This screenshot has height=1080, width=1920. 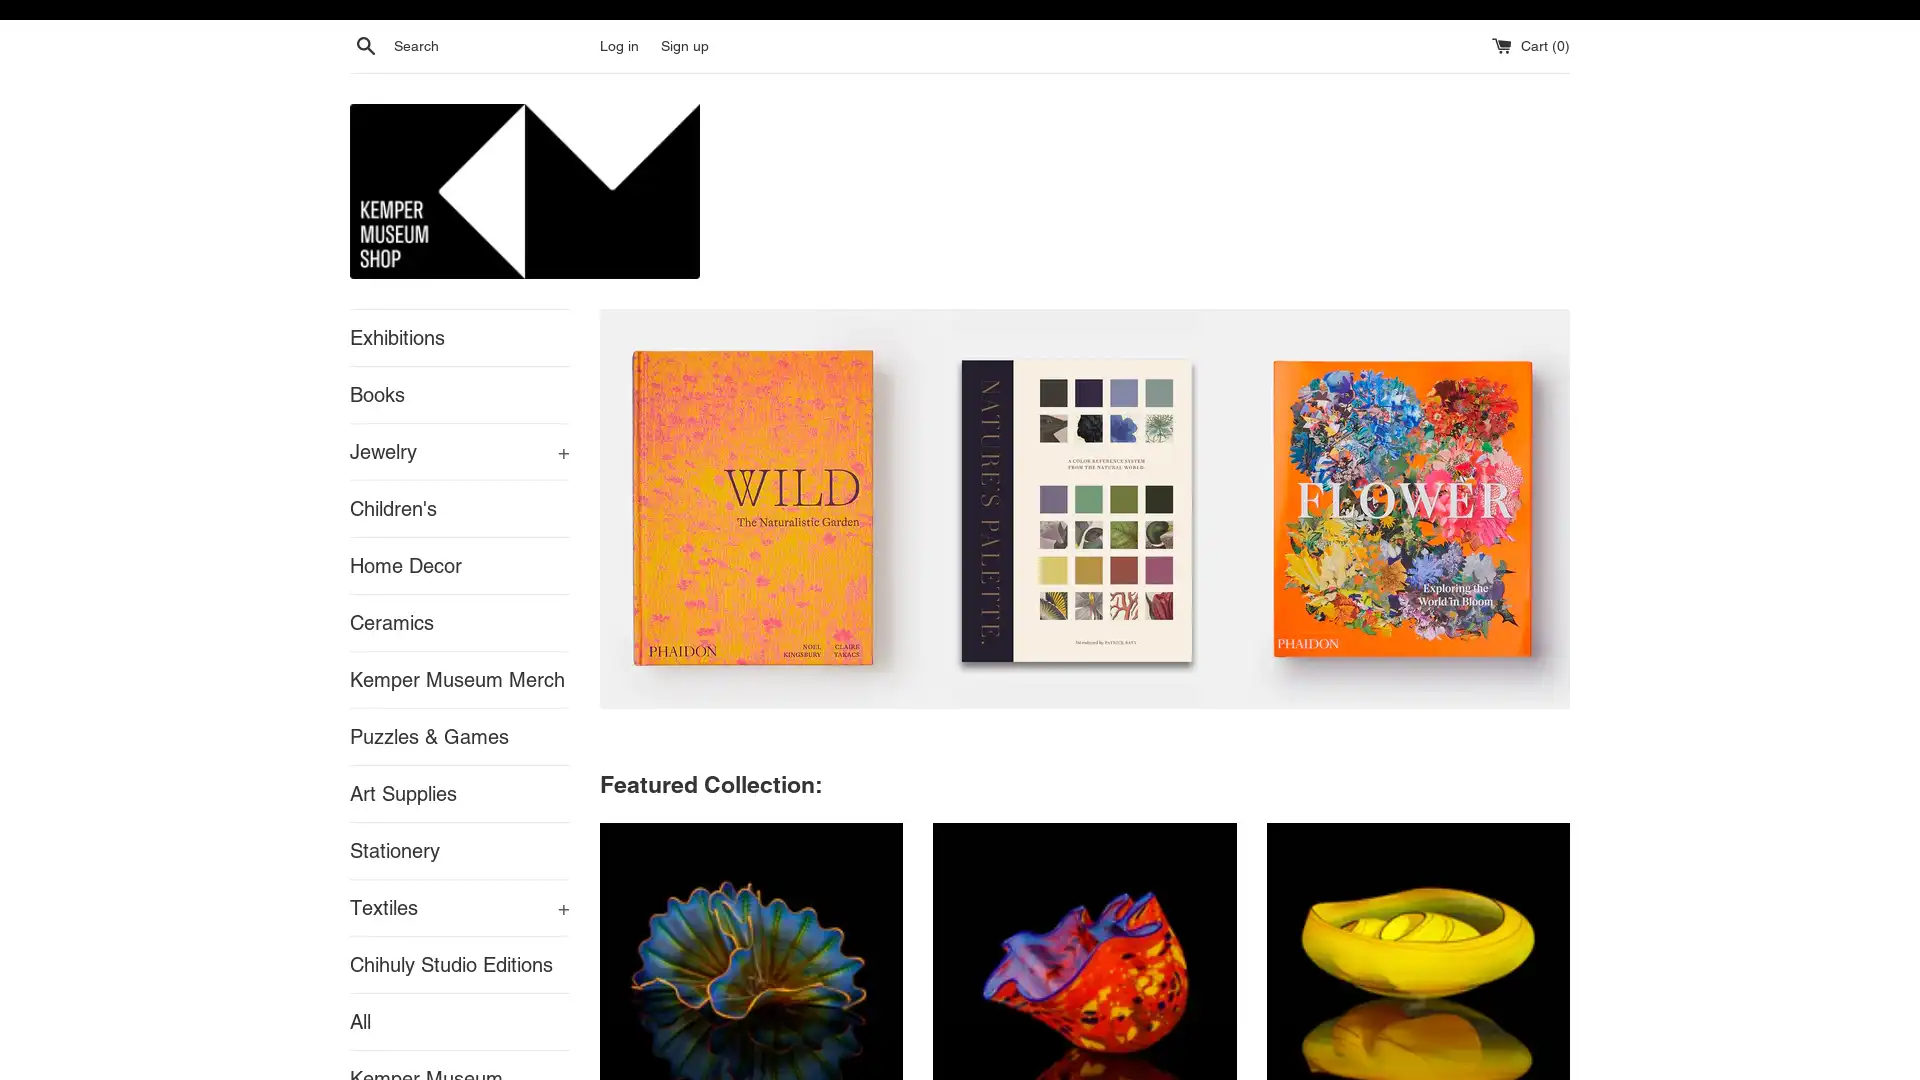 I want to click on Search, so click(x=365, y=45).